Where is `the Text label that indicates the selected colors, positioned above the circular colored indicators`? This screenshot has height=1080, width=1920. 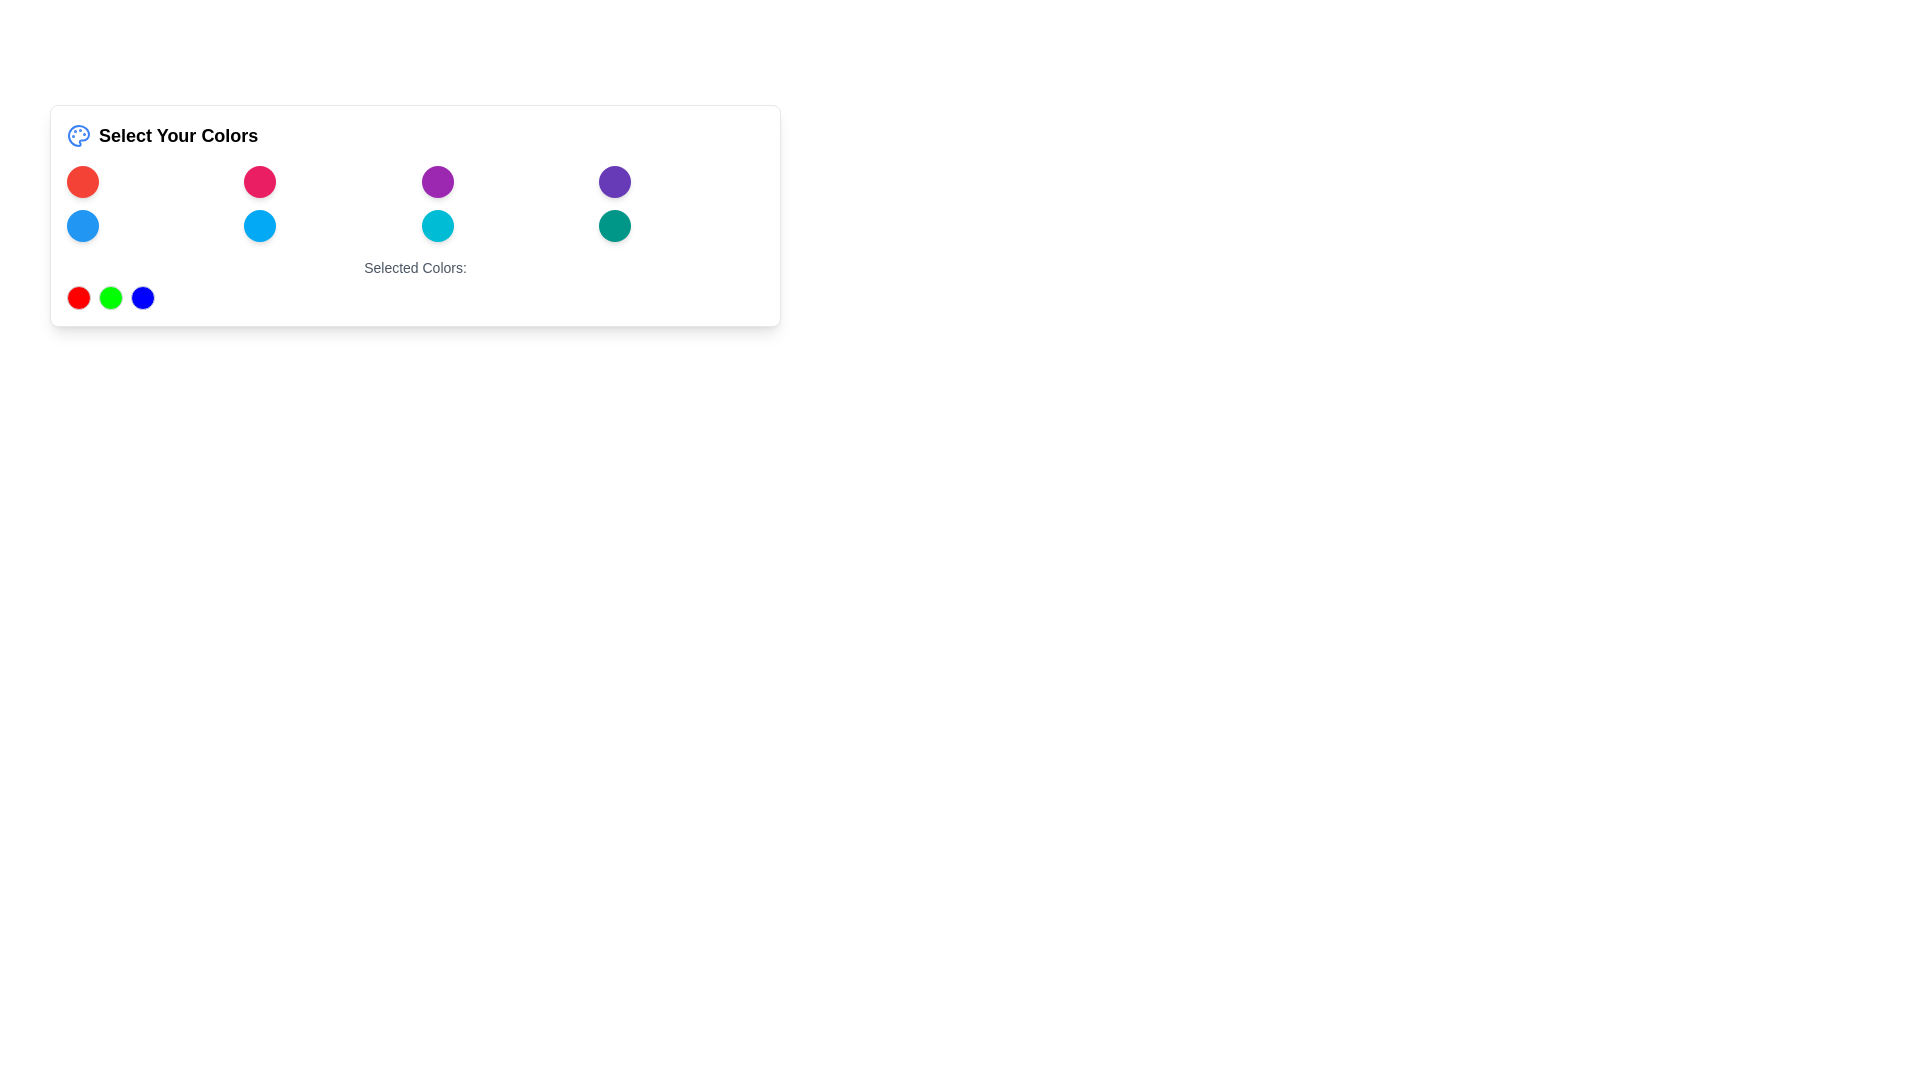 the Text label that indicates the selected colors, positioned above the circular colored indicators is located at coordinates (414, 266).